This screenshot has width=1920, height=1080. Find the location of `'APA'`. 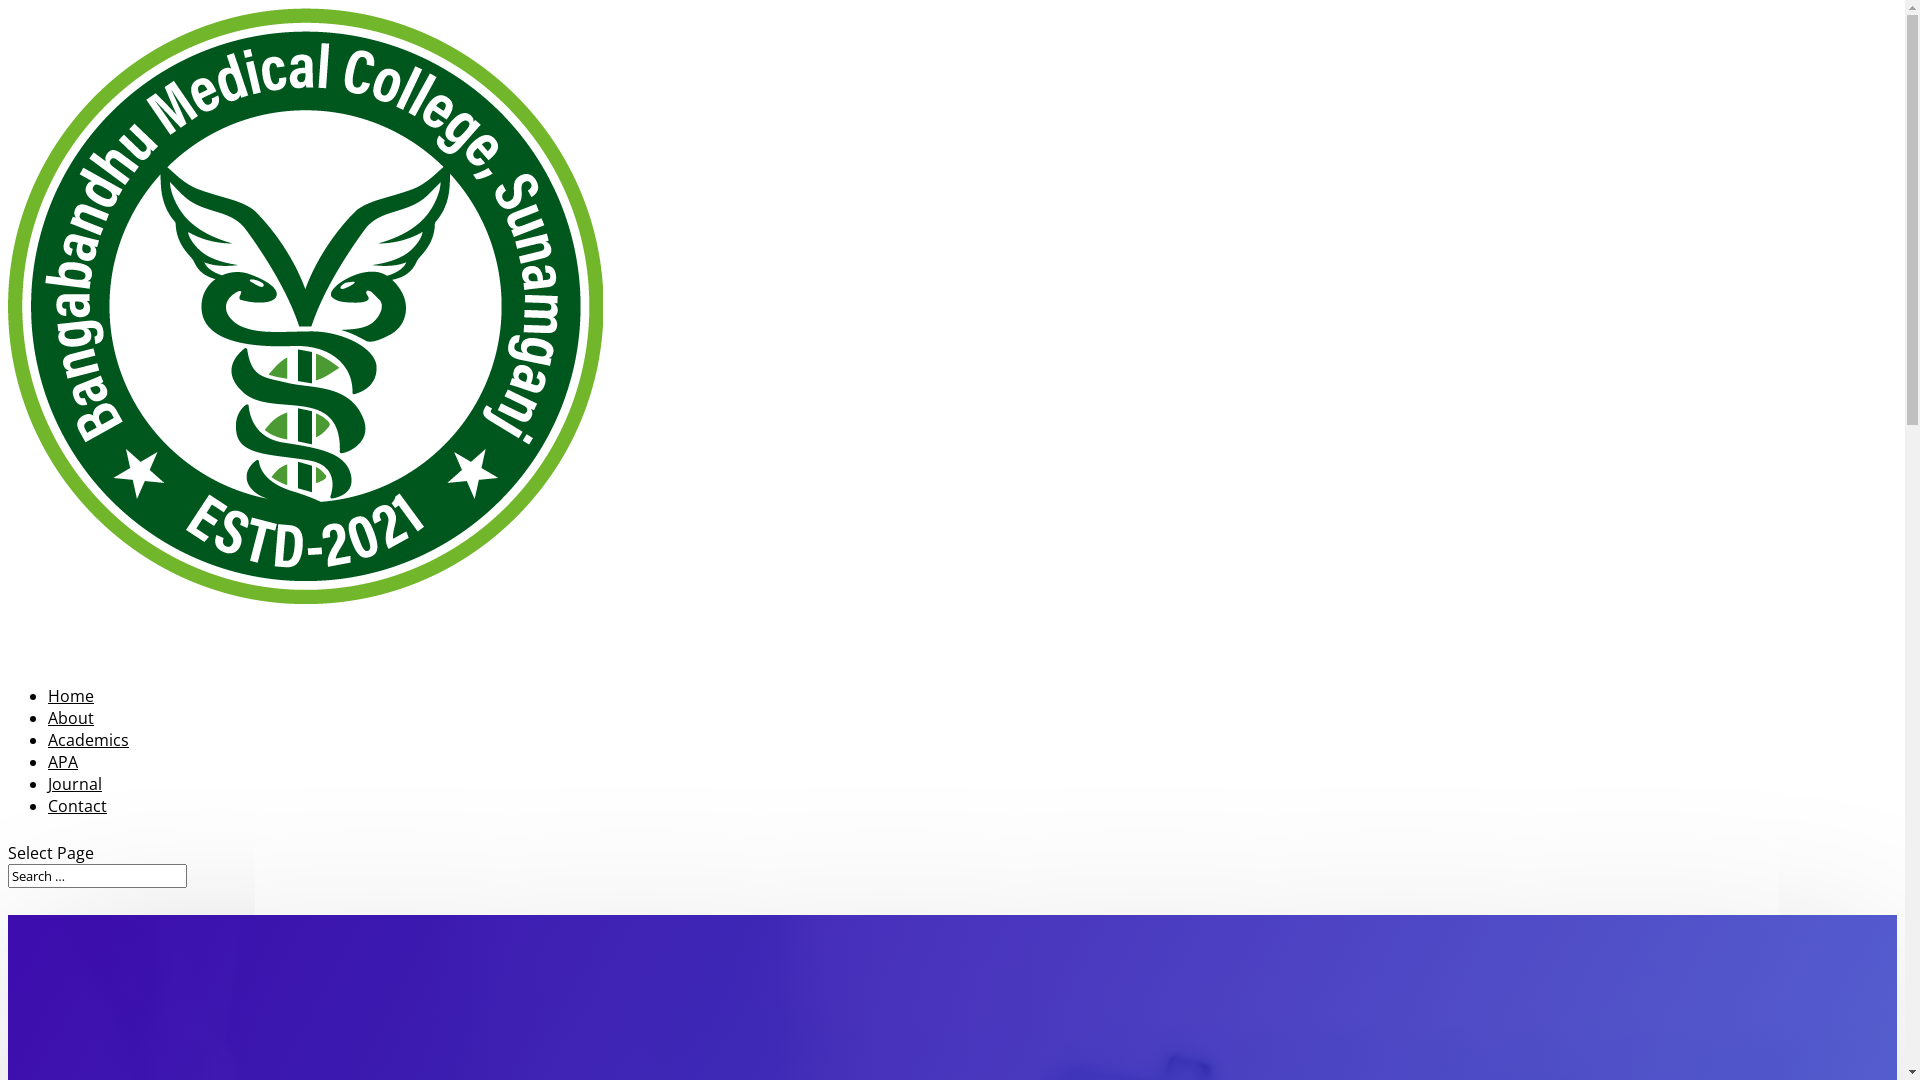

'APA' is located at coordinates (48, 790).